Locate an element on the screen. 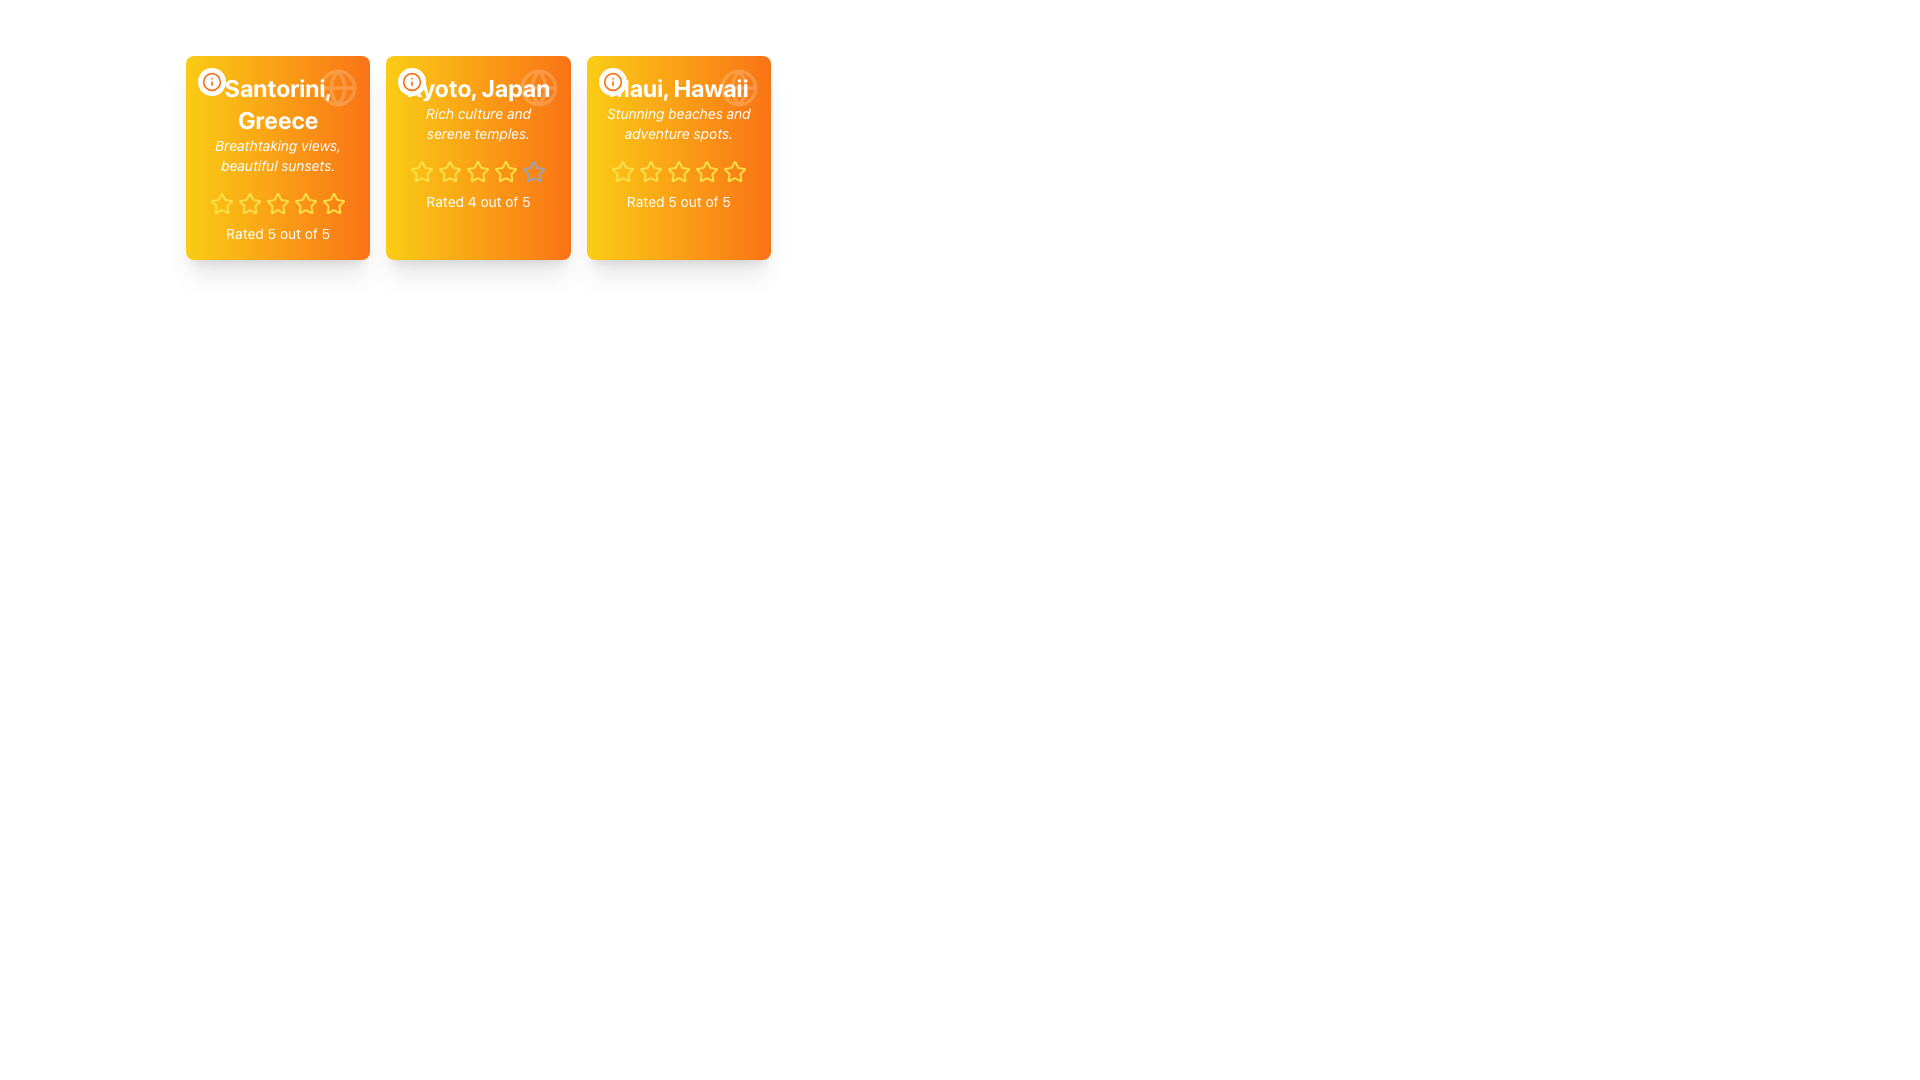  the information icon located at the top-left of the 'Santorini, Greece' card is located at coordinates (211, 80).